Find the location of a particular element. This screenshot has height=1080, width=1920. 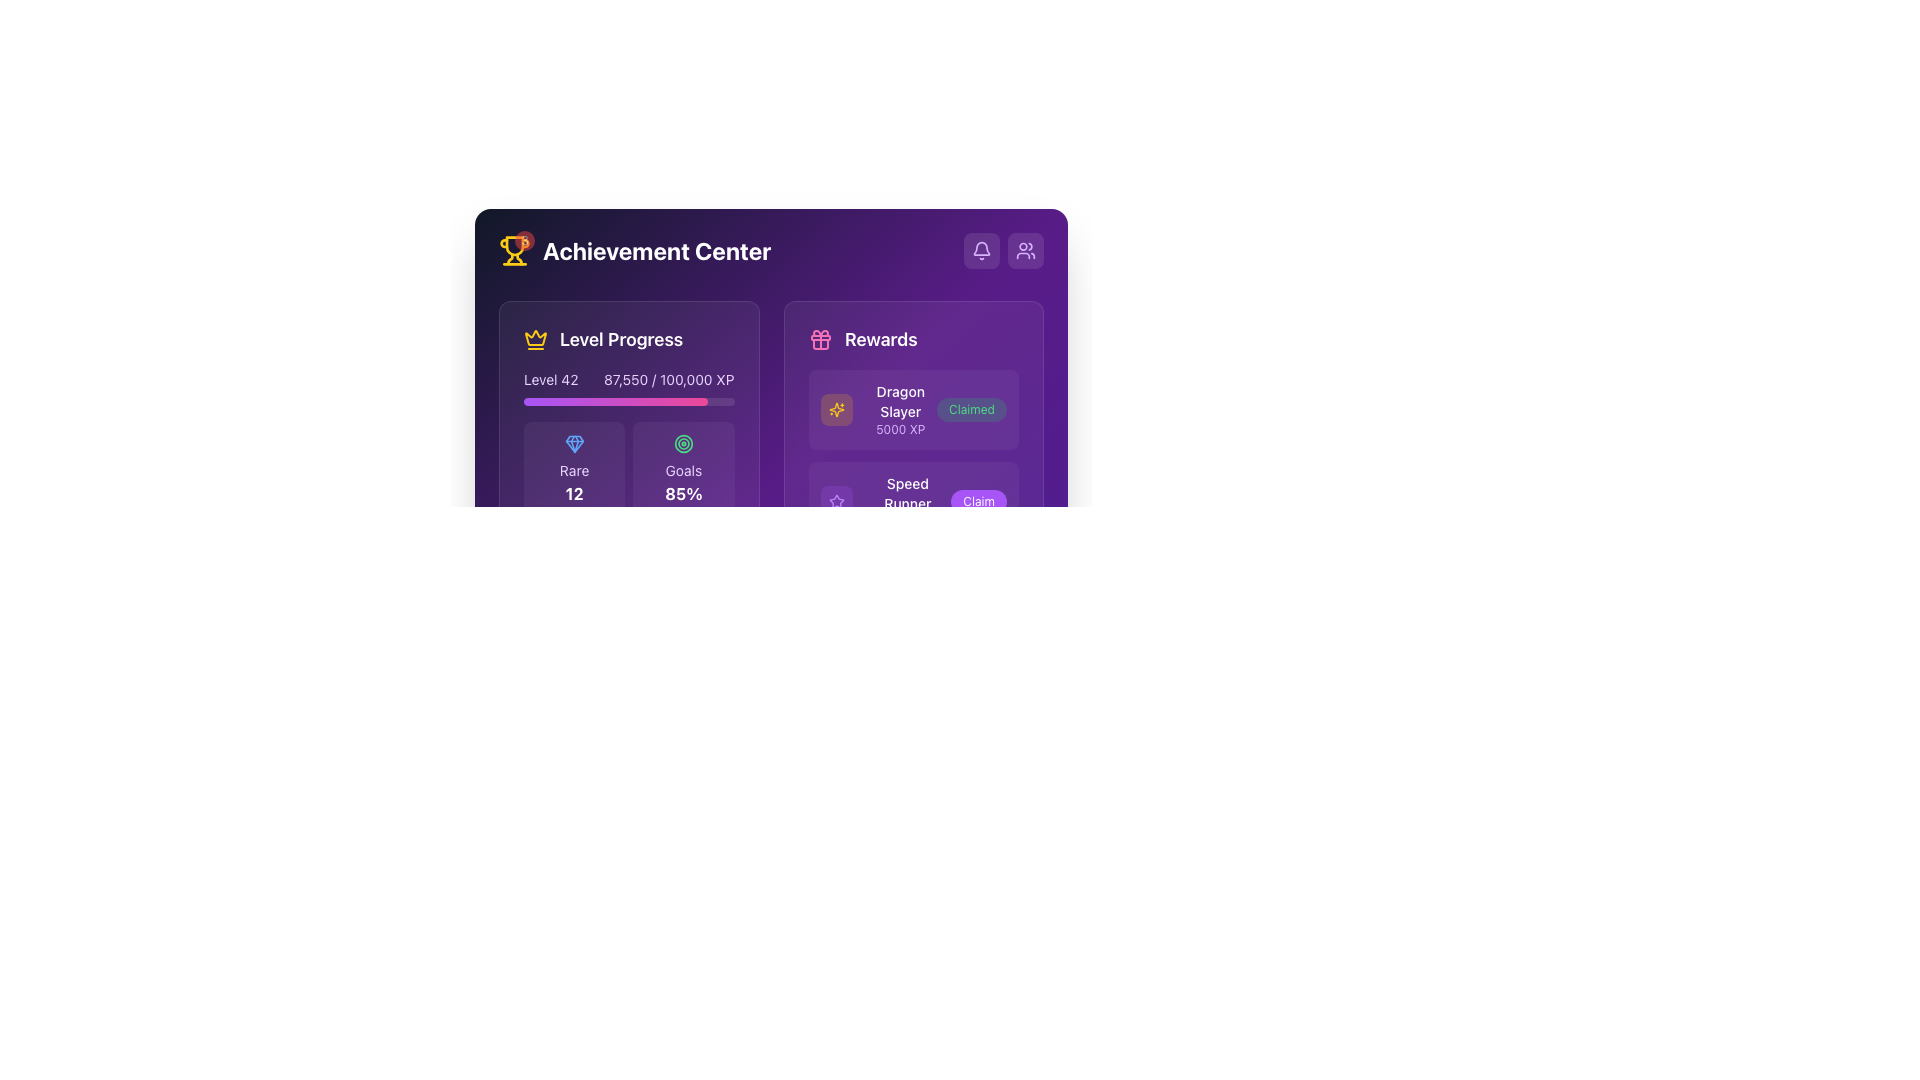

the button with a purple background and a white icon of two users, located in the upper-right corner of the interface is located at coordinates (1026, 249).